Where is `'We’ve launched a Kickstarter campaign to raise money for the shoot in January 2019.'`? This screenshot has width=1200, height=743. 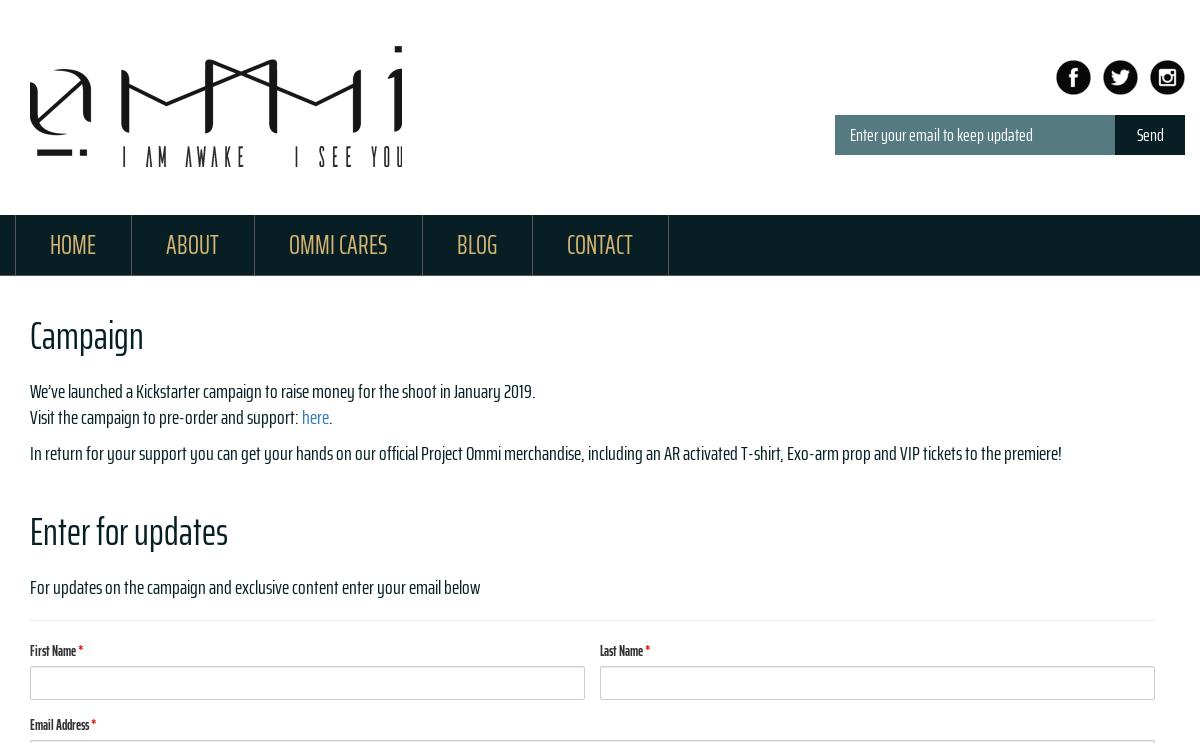 'We’ve launched a Kickstarter campaign to raise money for the shoot in January 2019.' is located at coordinates (30, 389).